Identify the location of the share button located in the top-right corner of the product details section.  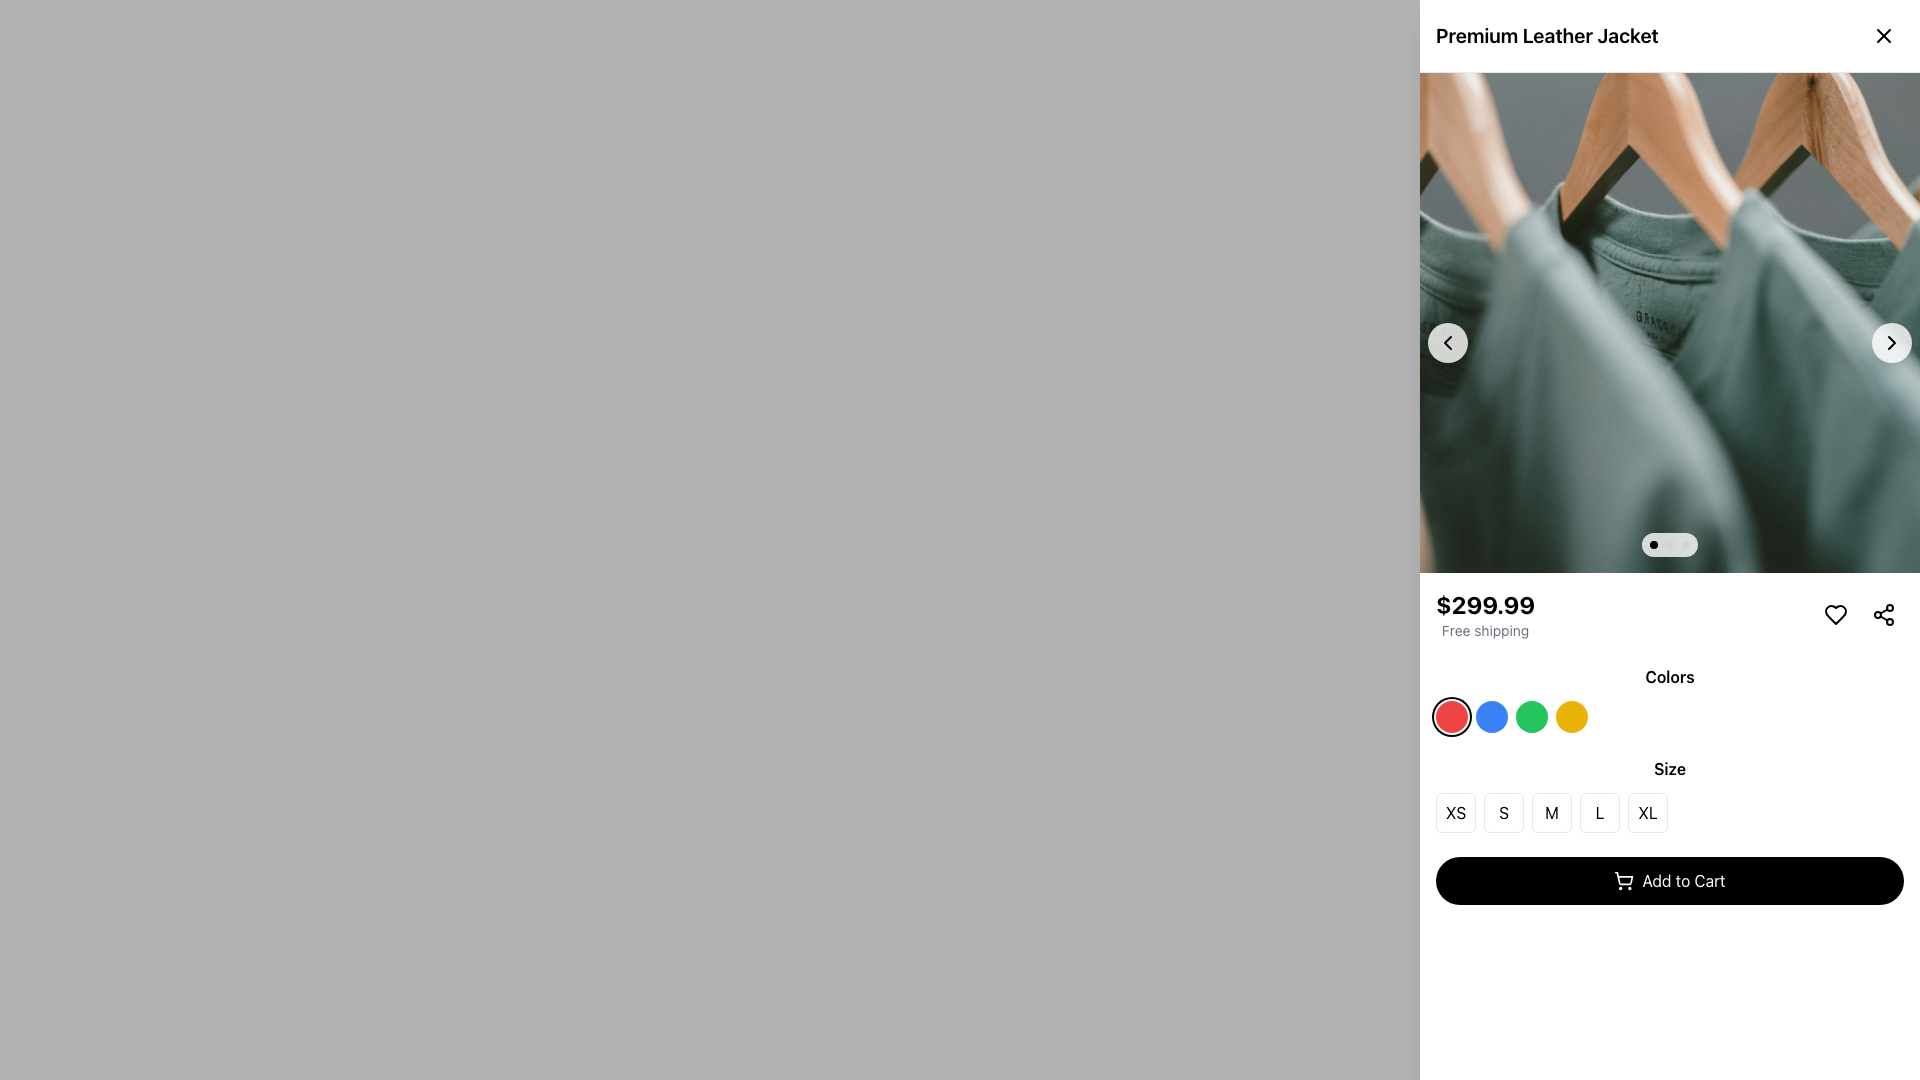
(1882, 613).